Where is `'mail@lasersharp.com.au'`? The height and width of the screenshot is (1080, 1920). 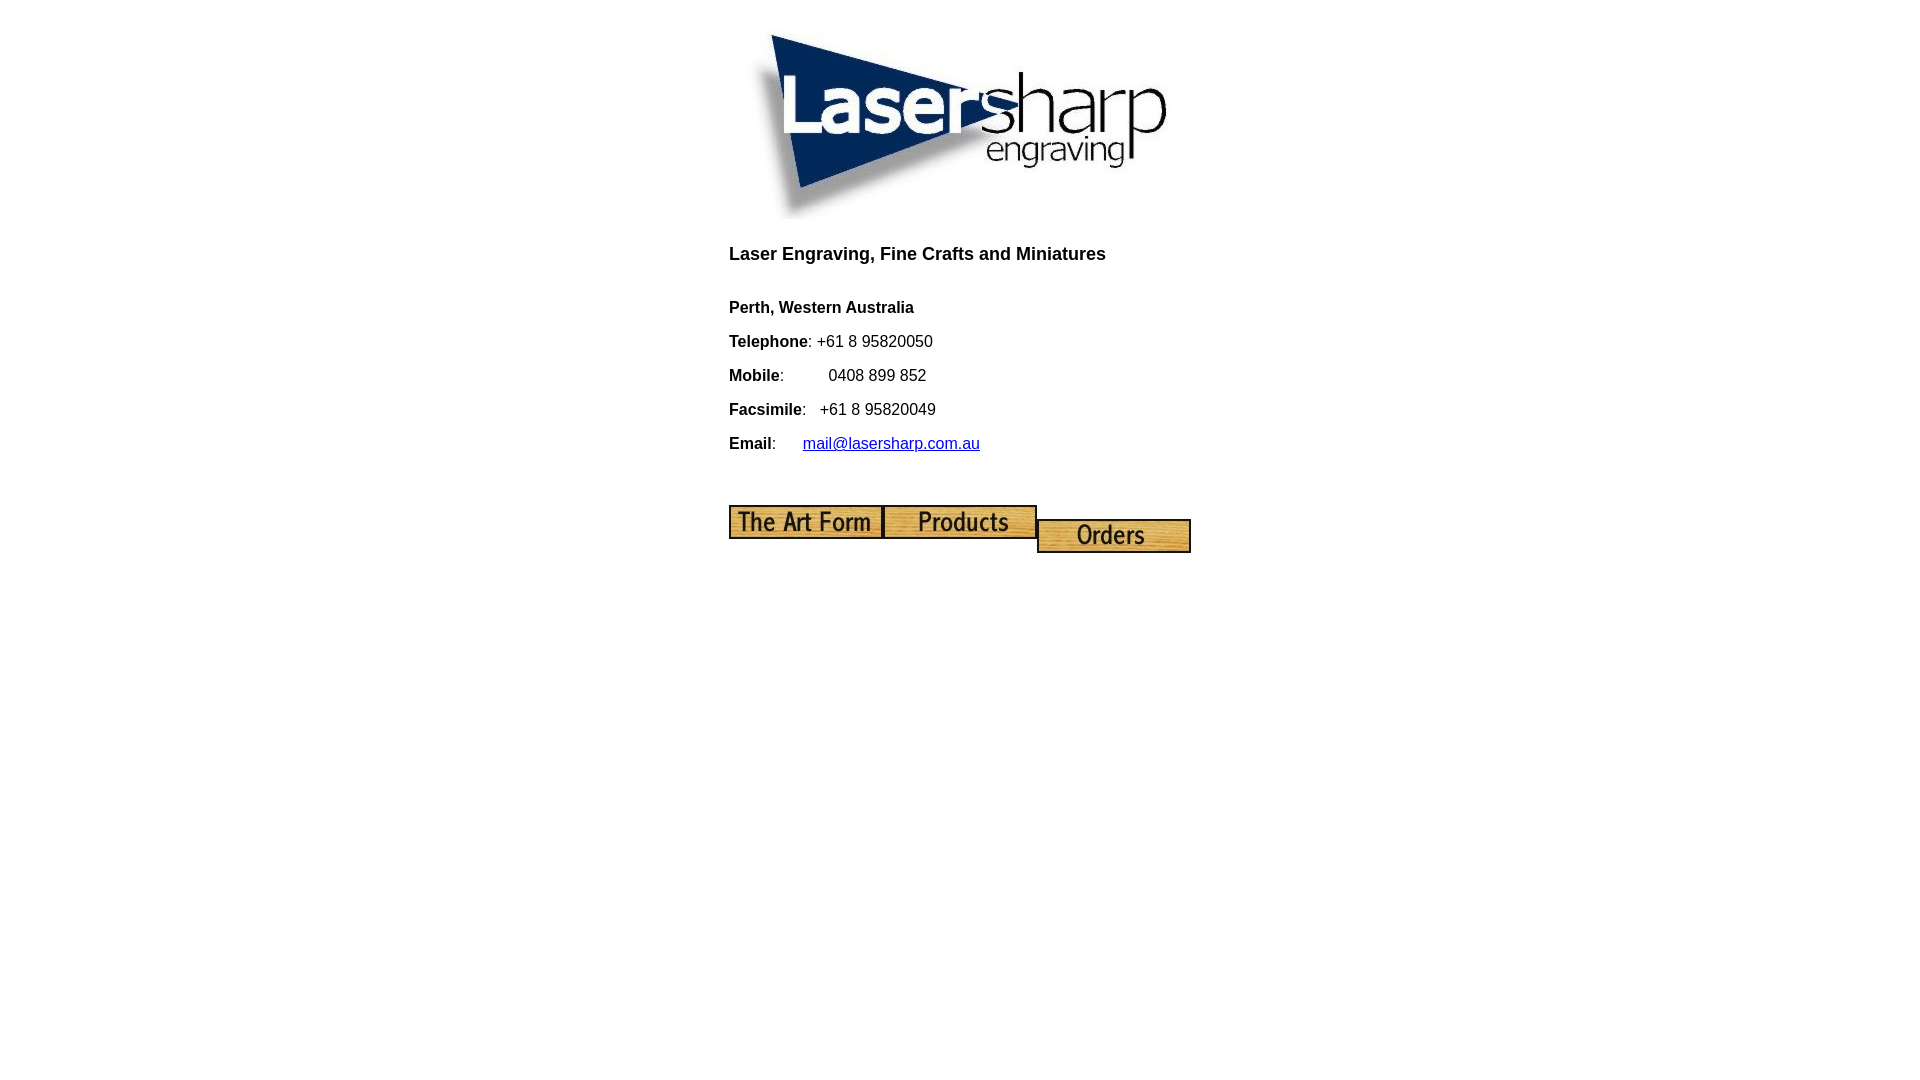 'mail@lasersharp.com.au' is located at coordinates (890, 442).